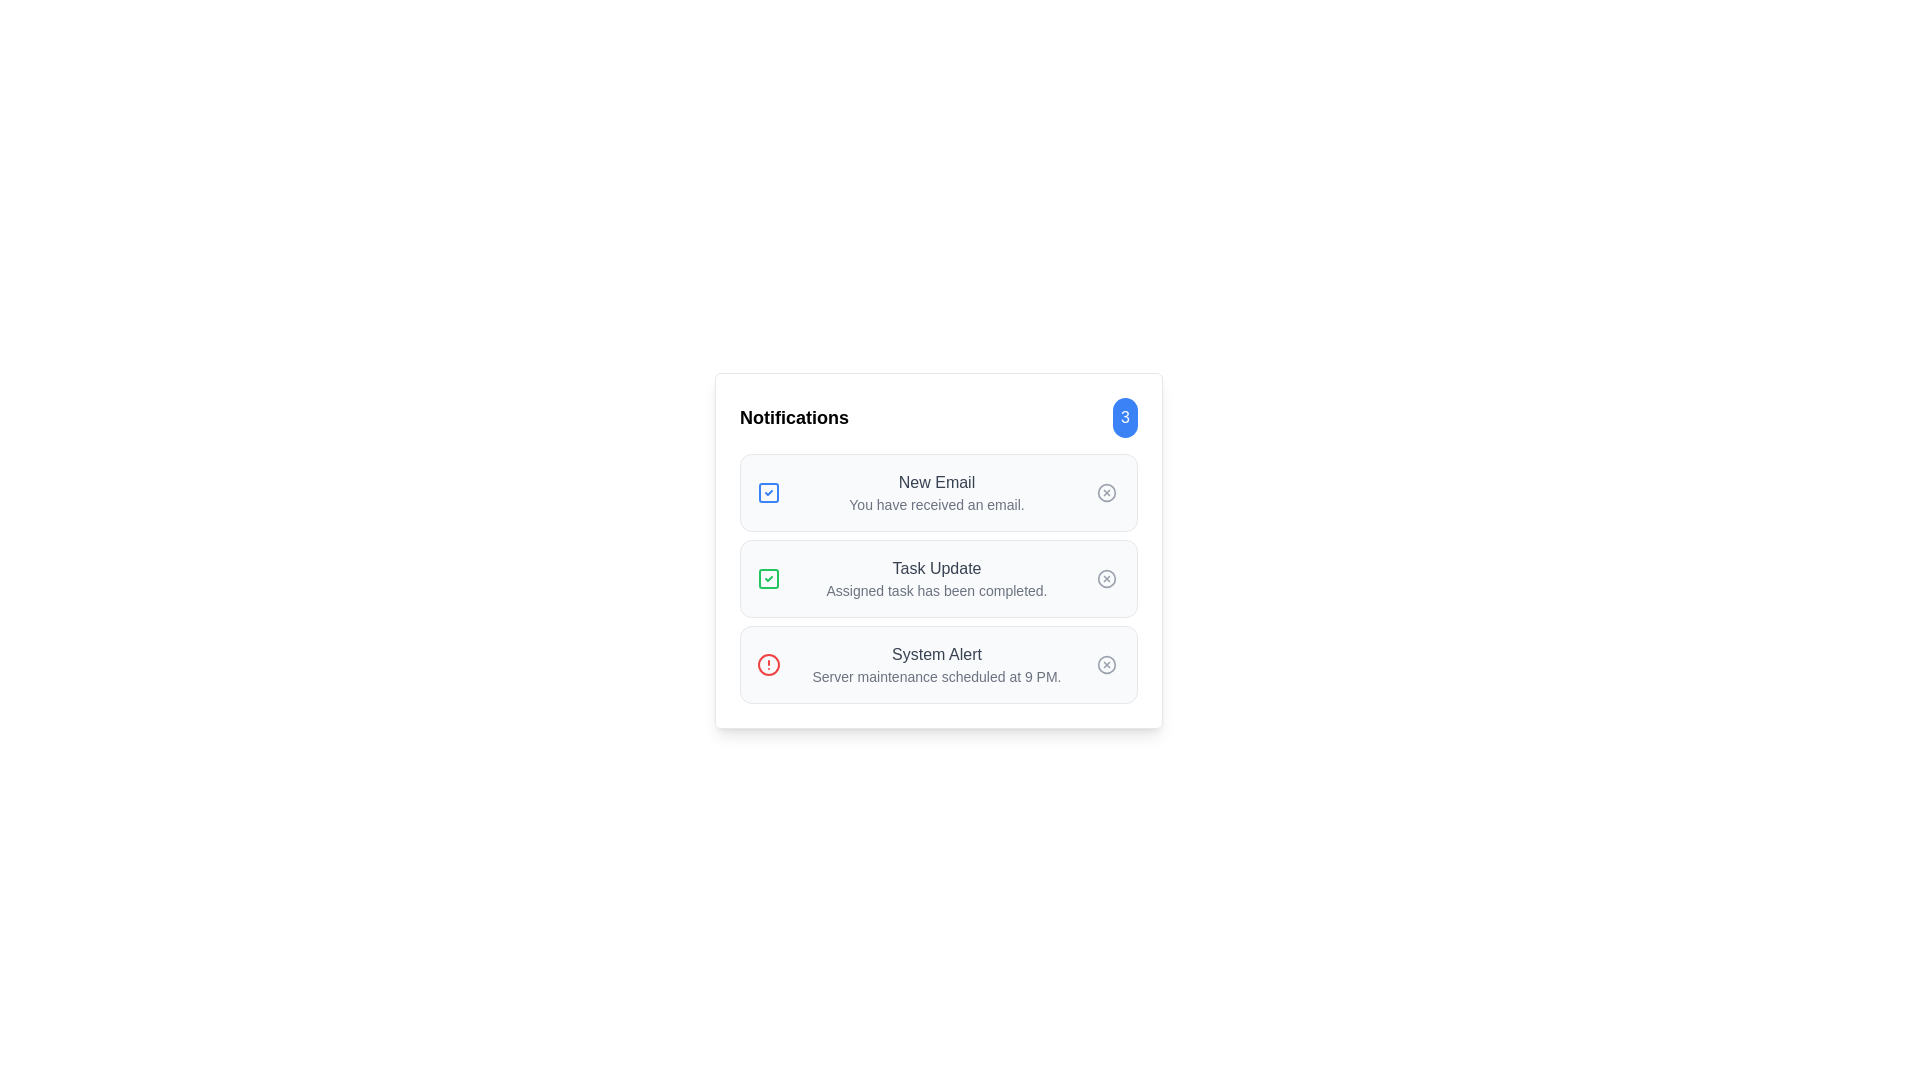 Image resolution: width=1920 pixels, height=1080 pixels. I want to click on the text label displaying 'You have received an email.' which is styled in a subdued gray color and positioned directly beneath the 'New Email' heading, so click(935, 504).